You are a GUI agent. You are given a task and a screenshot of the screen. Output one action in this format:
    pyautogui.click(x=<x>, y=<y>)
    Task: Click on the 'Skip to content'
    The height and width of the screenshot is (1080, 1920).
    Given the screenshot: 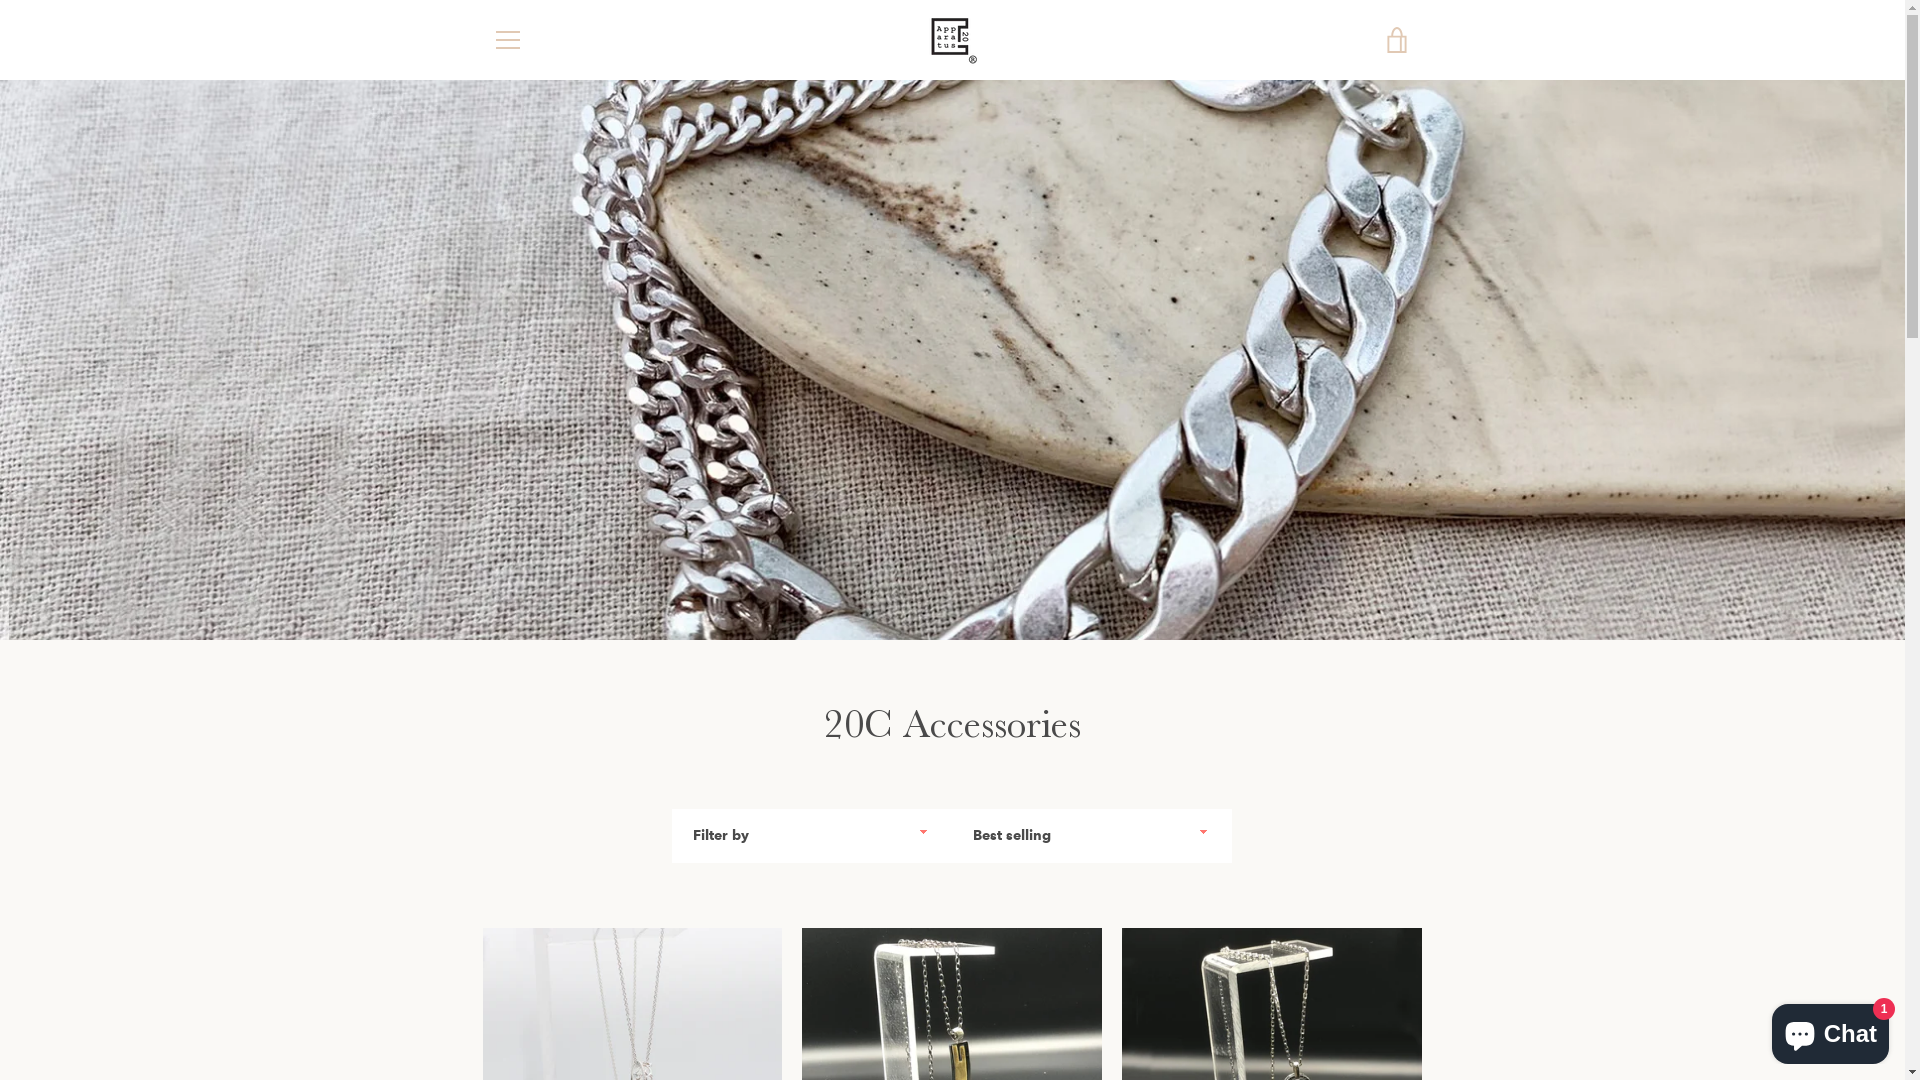 What is the action you would take?
    pyautogui.click(x=0, y=0)
    